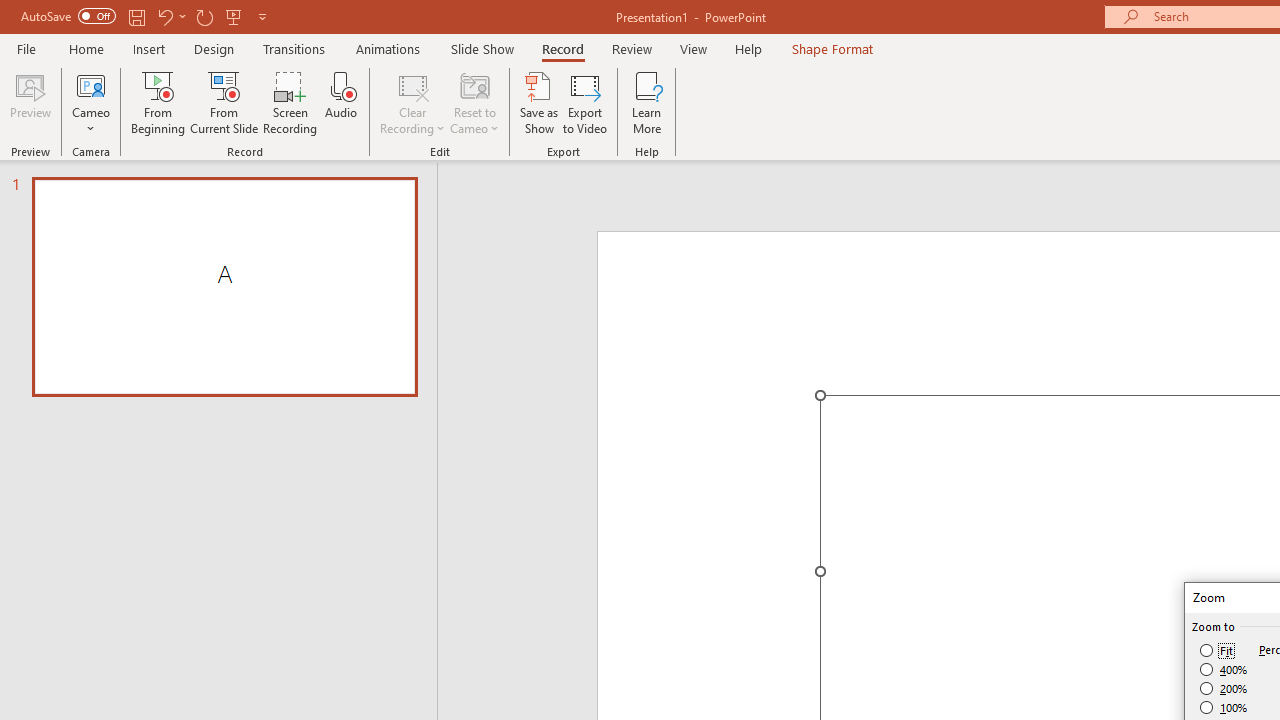 This screenshot has height=720, width=1280. Describe the element at coordinates (584, 103) in the screenshot. I see `'Export to Video'` at that location.